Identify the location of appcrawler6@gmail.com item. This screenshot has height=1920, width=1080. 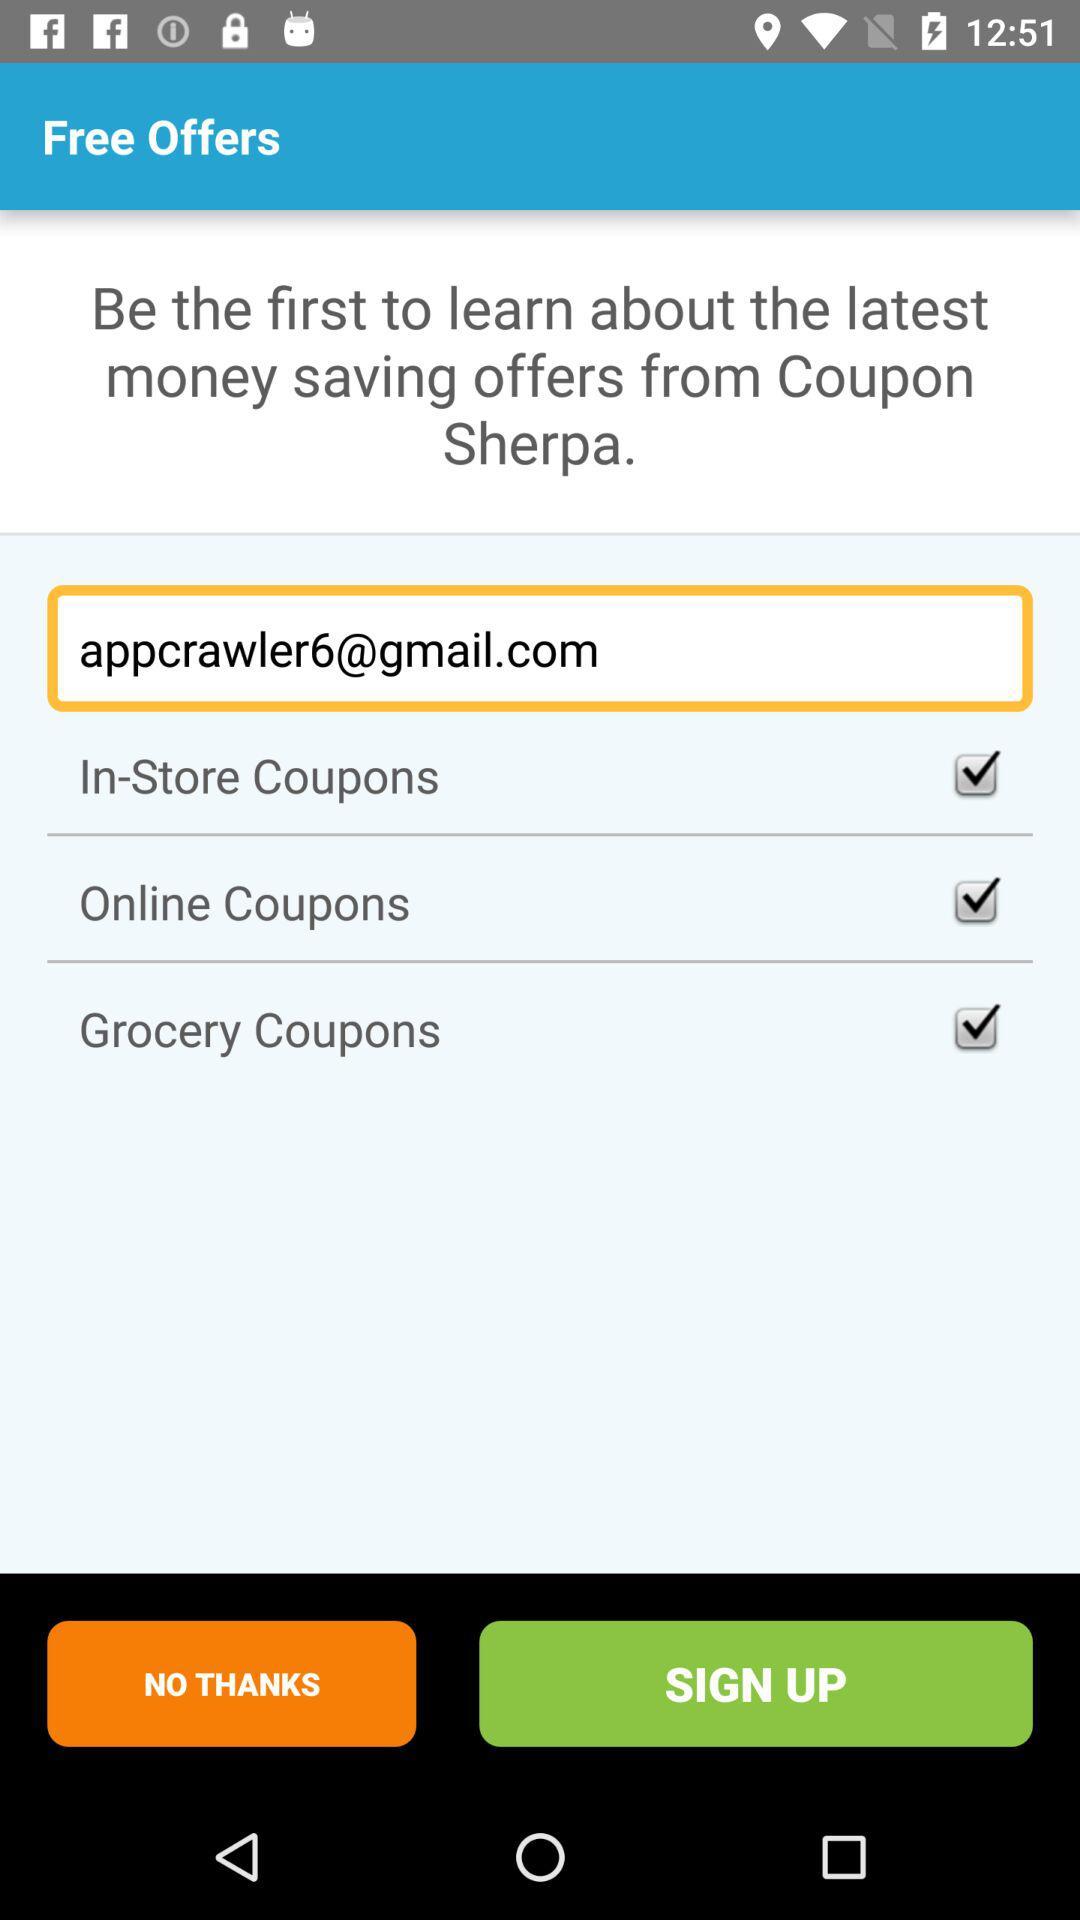
(540, 648).